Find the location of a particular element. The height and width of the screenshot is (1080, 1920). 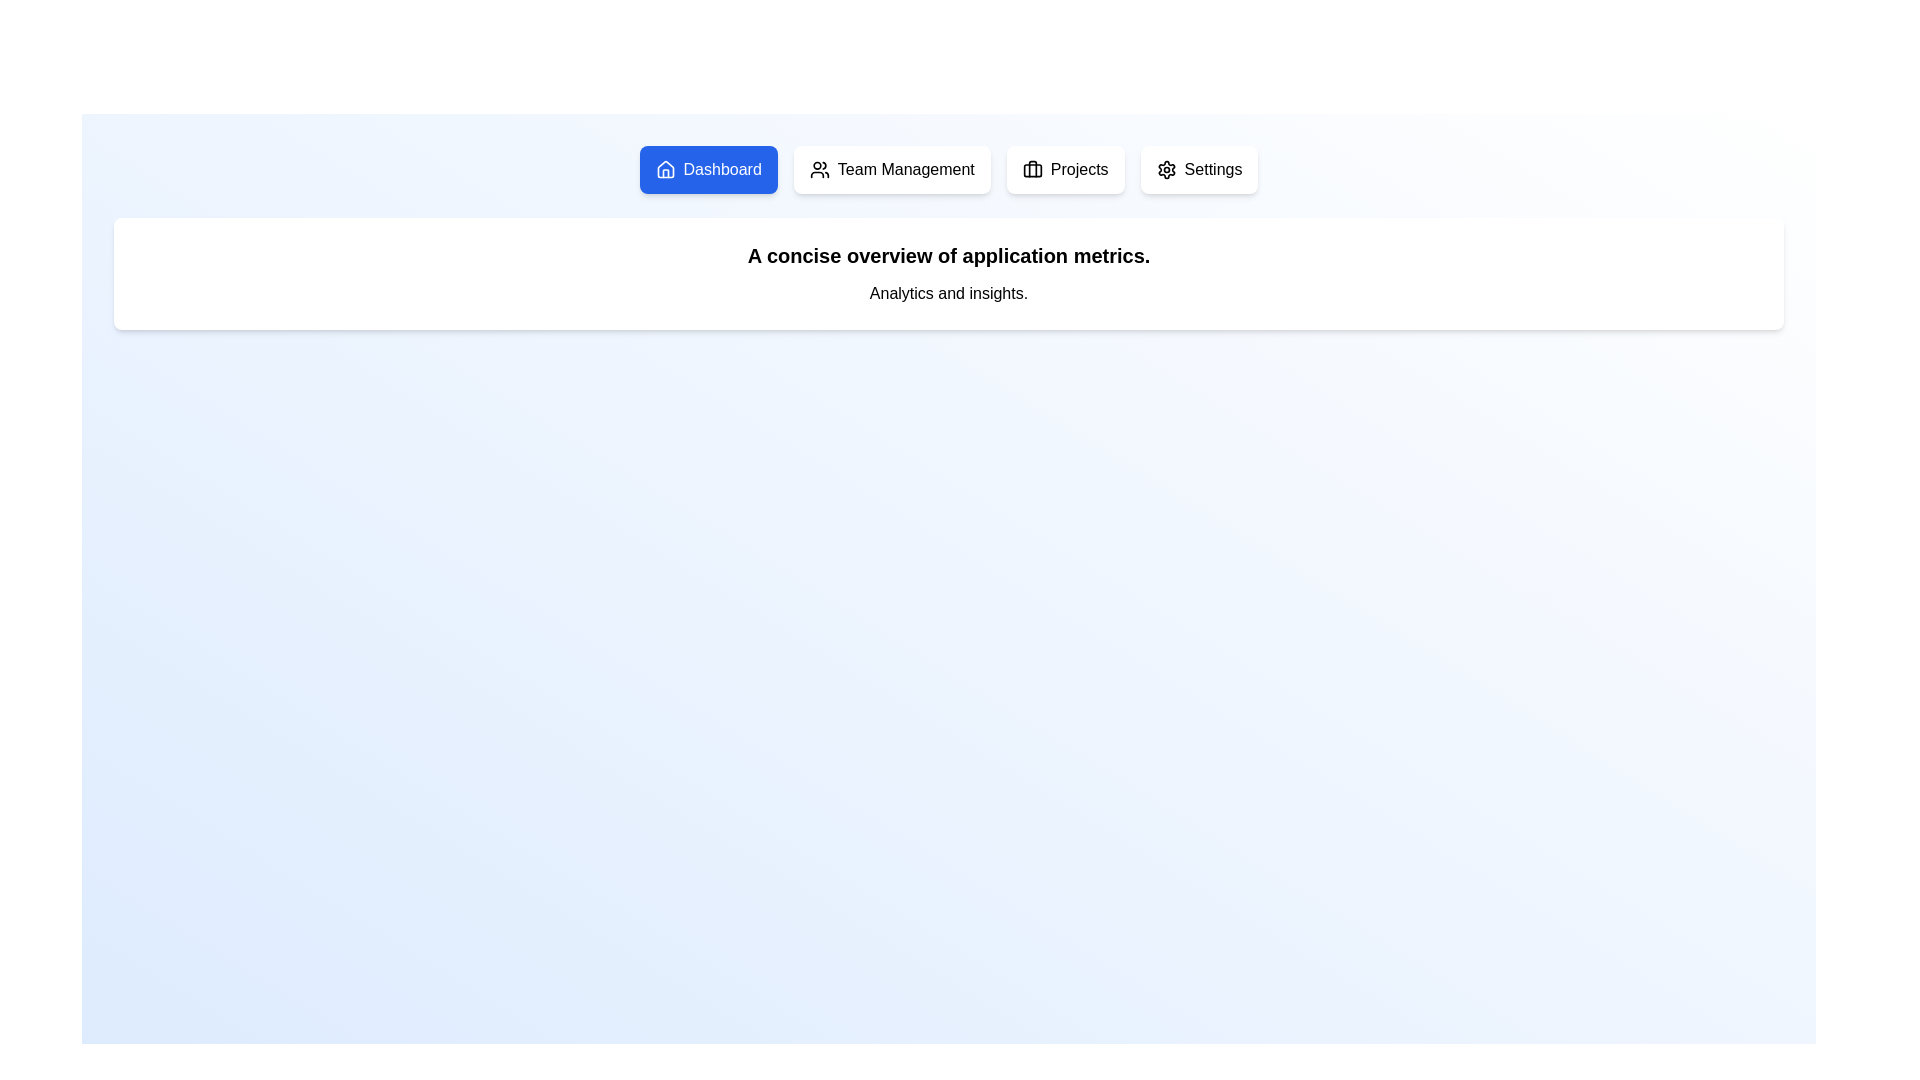

the 'Team Management' text label is located at coordinates (905, 168).